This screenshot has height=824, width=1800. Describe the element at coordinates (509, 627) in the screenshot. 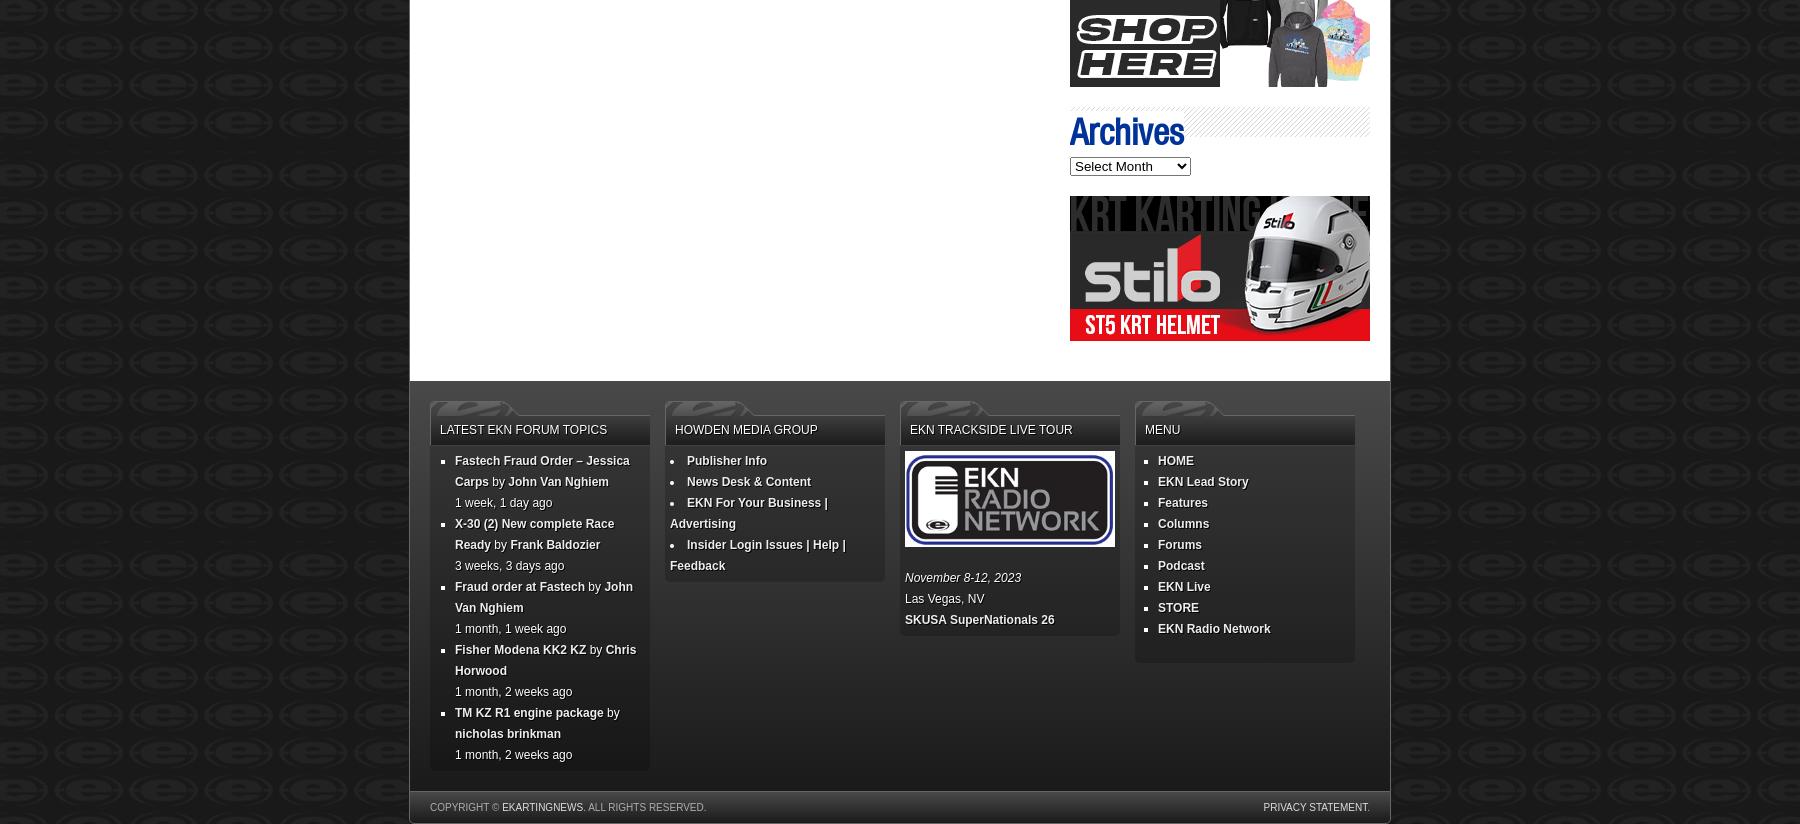

I see `'1 month, 1 week ago'` at that location.